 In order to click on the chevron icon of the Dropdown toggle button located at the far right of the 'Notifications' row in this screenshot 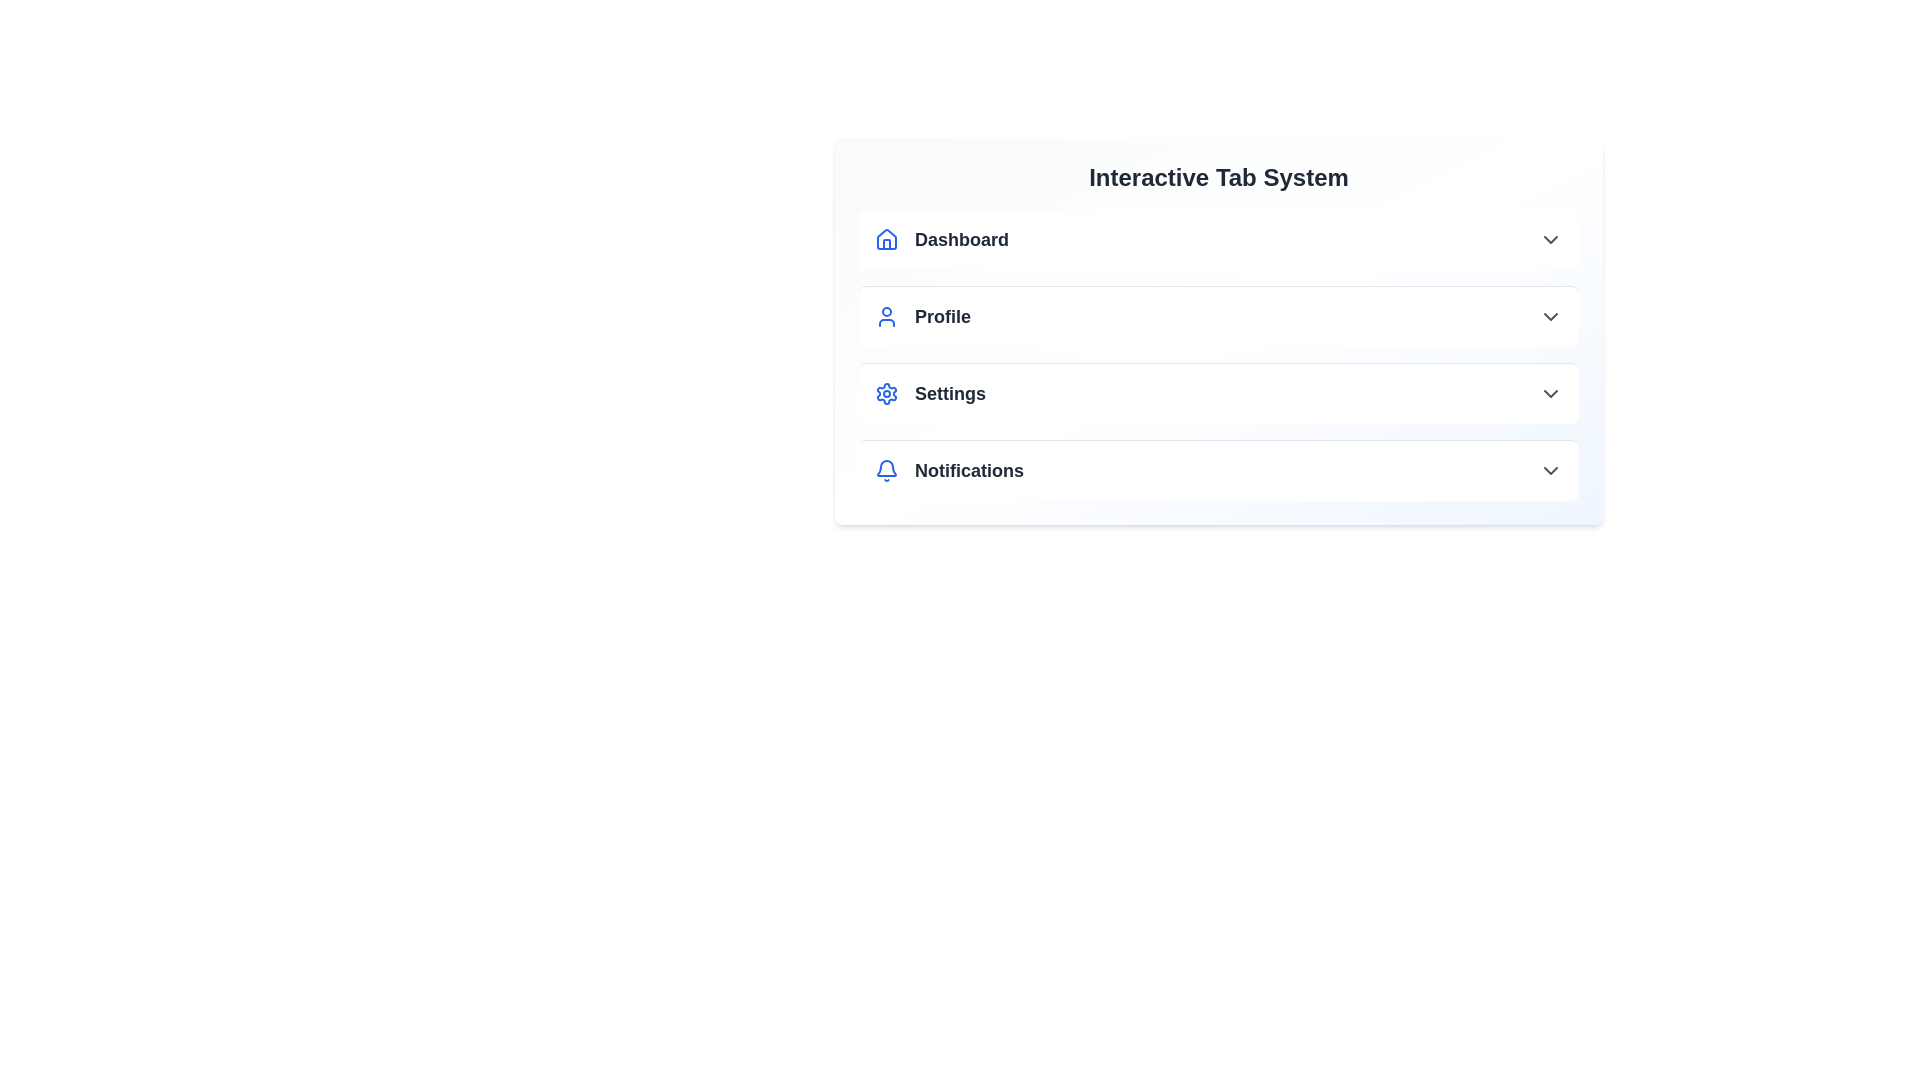, I will do `click(1549, 470)`.